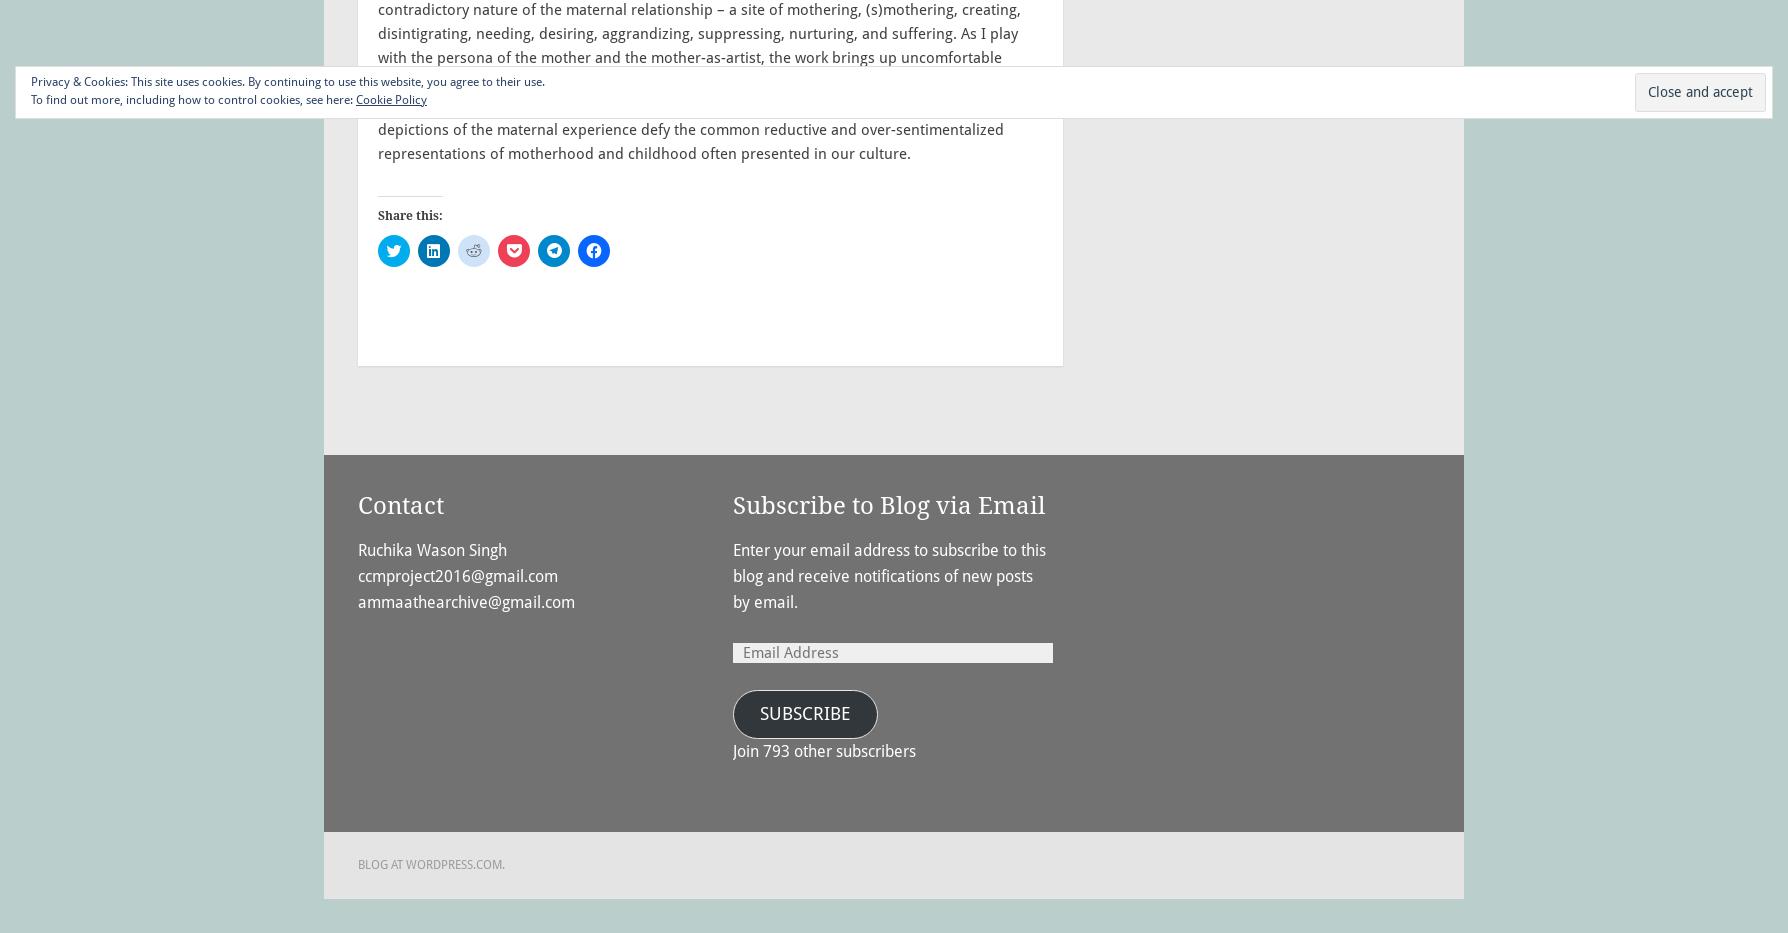  Describe the element at coordinates (823, 749) in the screenshot. I see `'Join 793 other subscribers'` at that location.